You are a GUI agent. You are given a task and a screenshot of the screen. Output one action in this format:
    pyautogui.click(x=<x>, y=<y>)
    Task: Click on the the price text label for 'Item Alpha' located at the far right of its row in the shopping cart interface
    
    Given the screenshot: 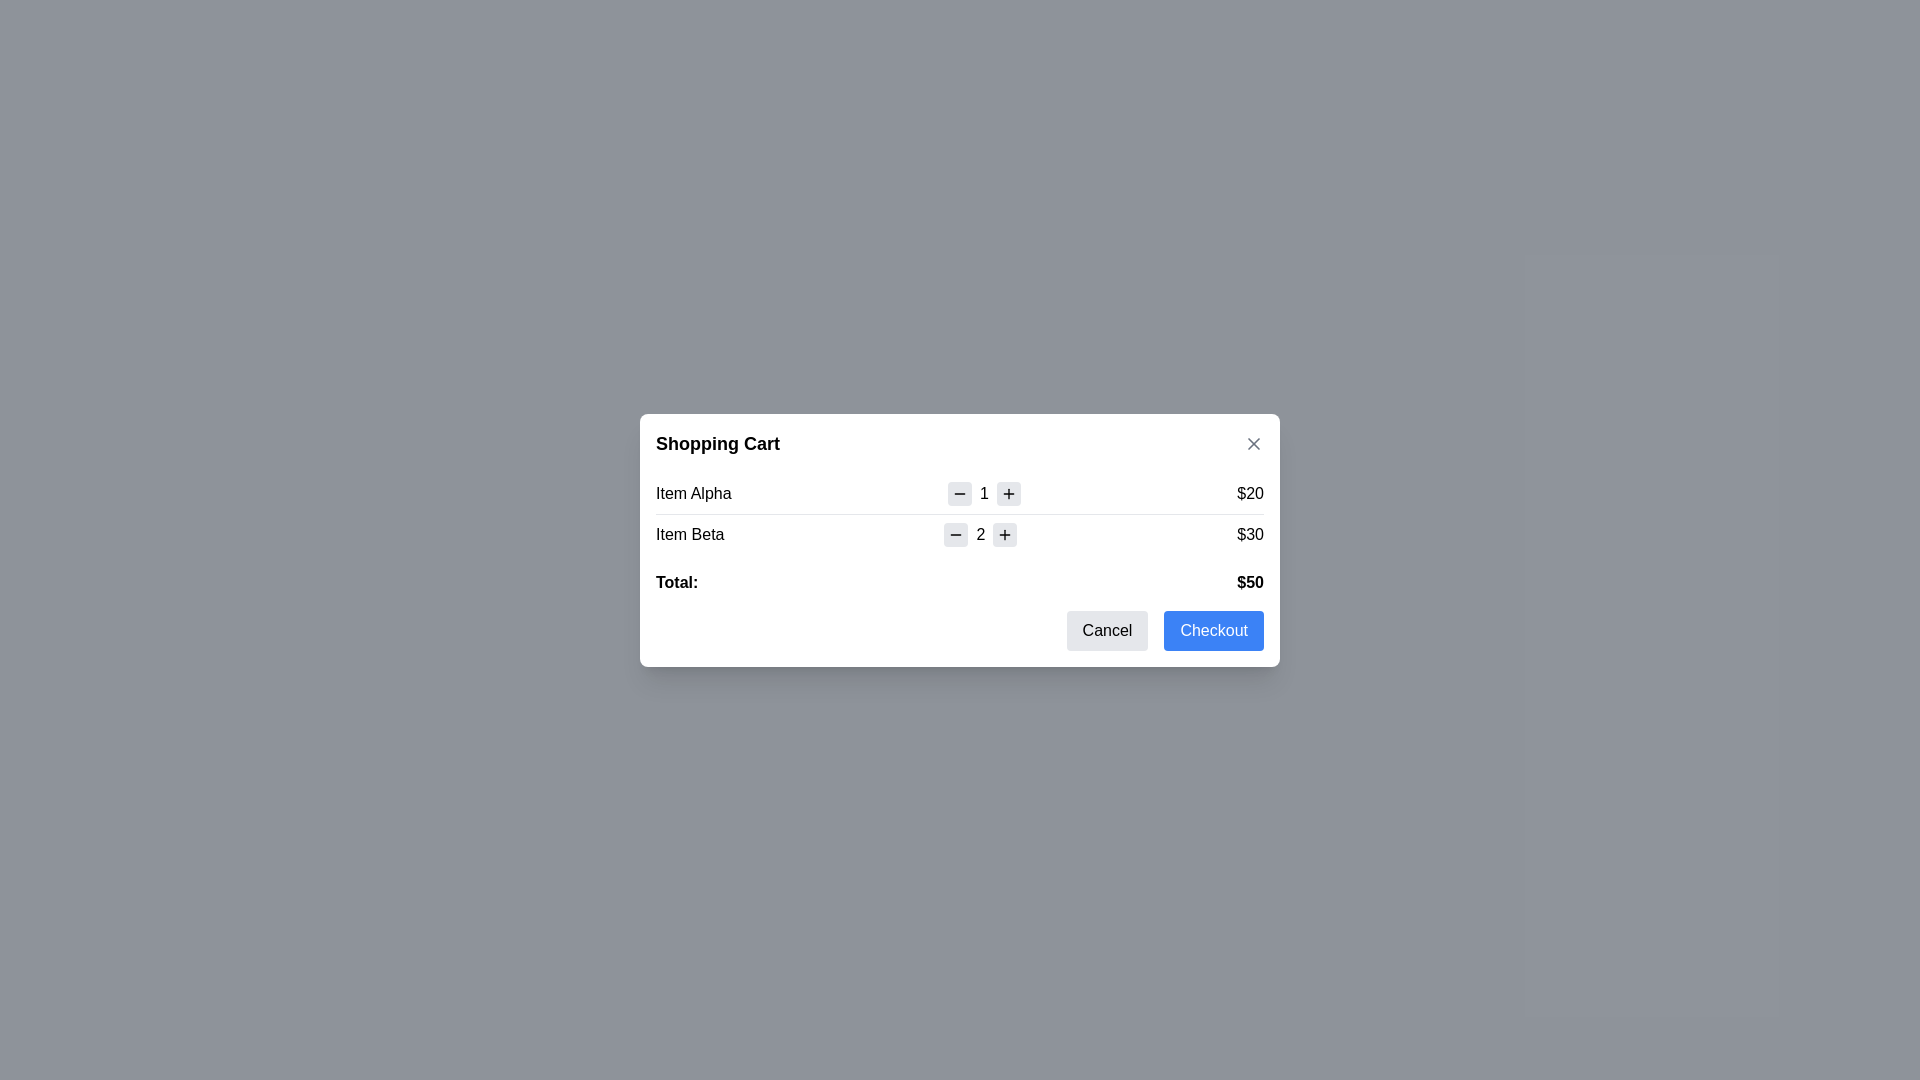 What is the action you would take?
    pyautogui.click(x=1249, y=493)
    